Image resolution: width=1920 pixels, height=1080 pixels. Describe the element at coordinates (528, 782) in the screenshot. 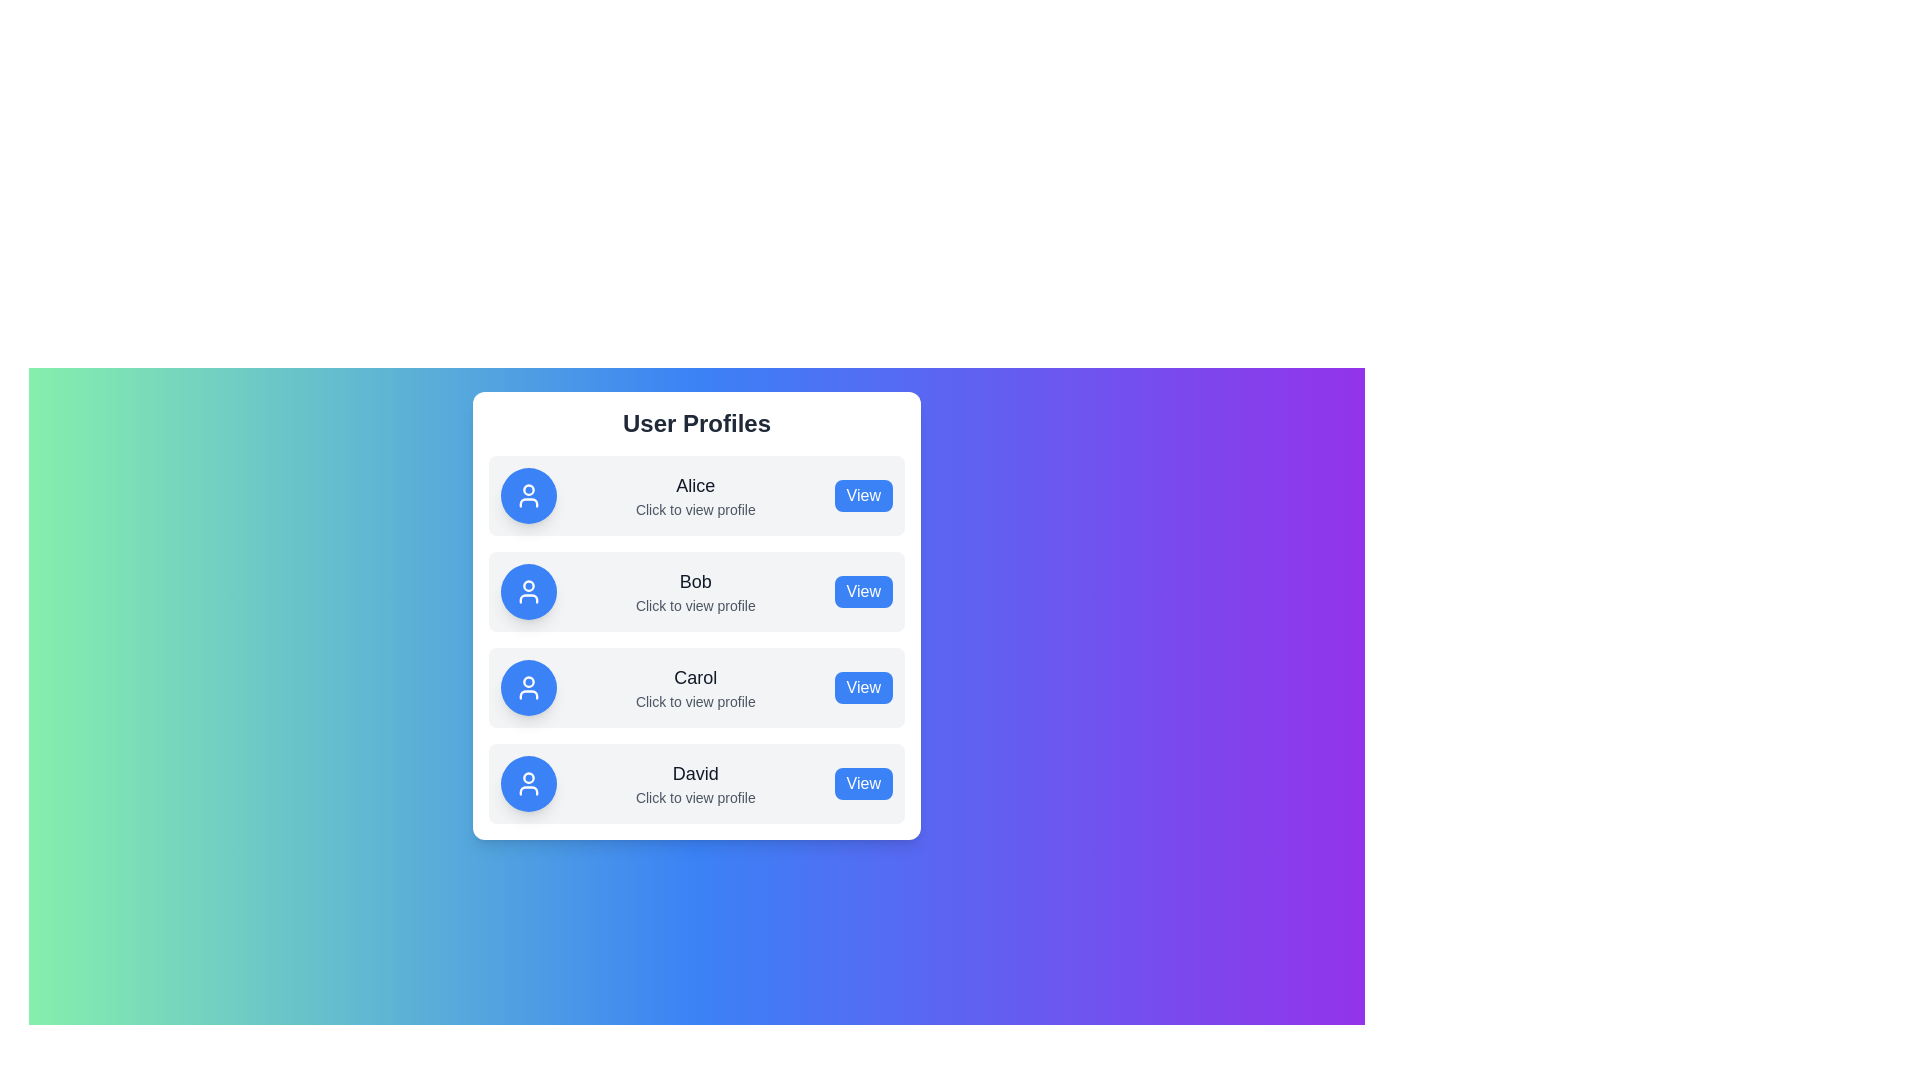

I see `the user profile SVG icon located` at that location.